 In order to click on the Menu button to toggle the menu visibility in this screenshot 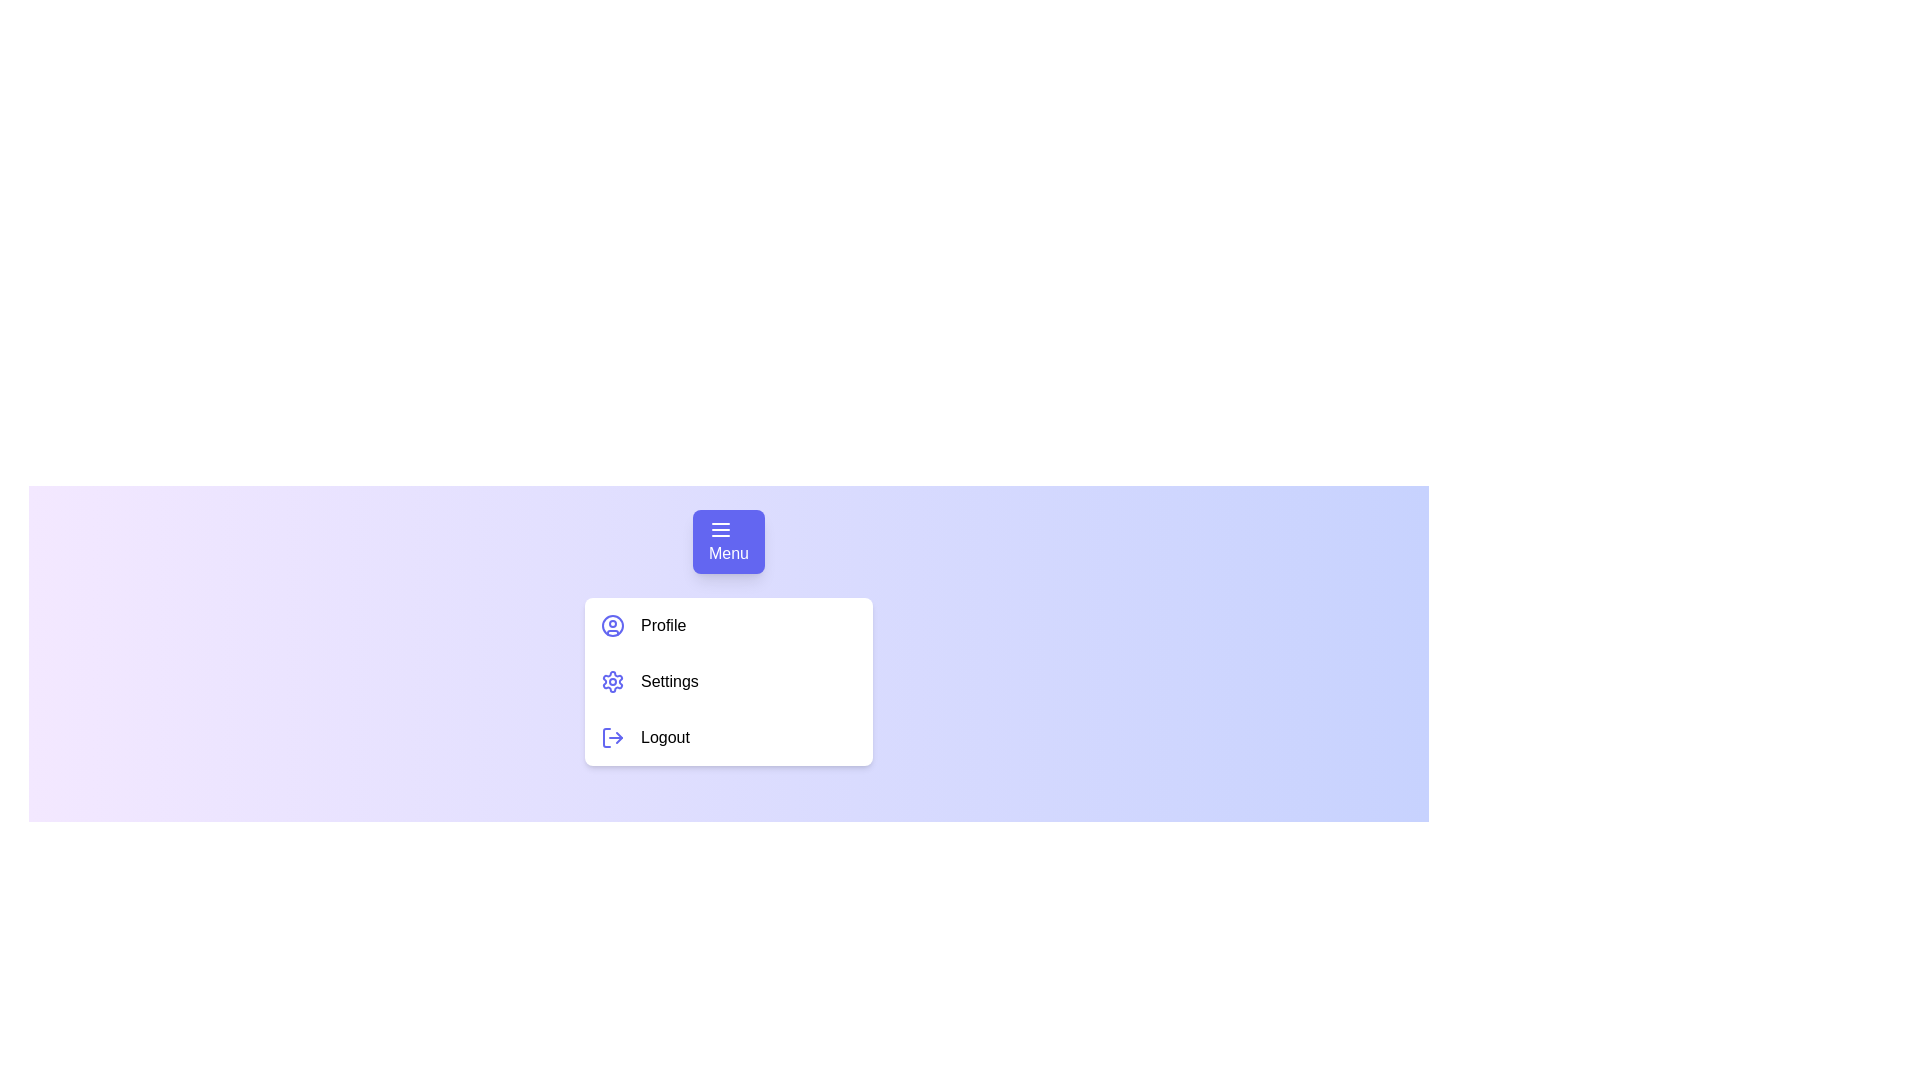, I will do `click(728, 542)`.